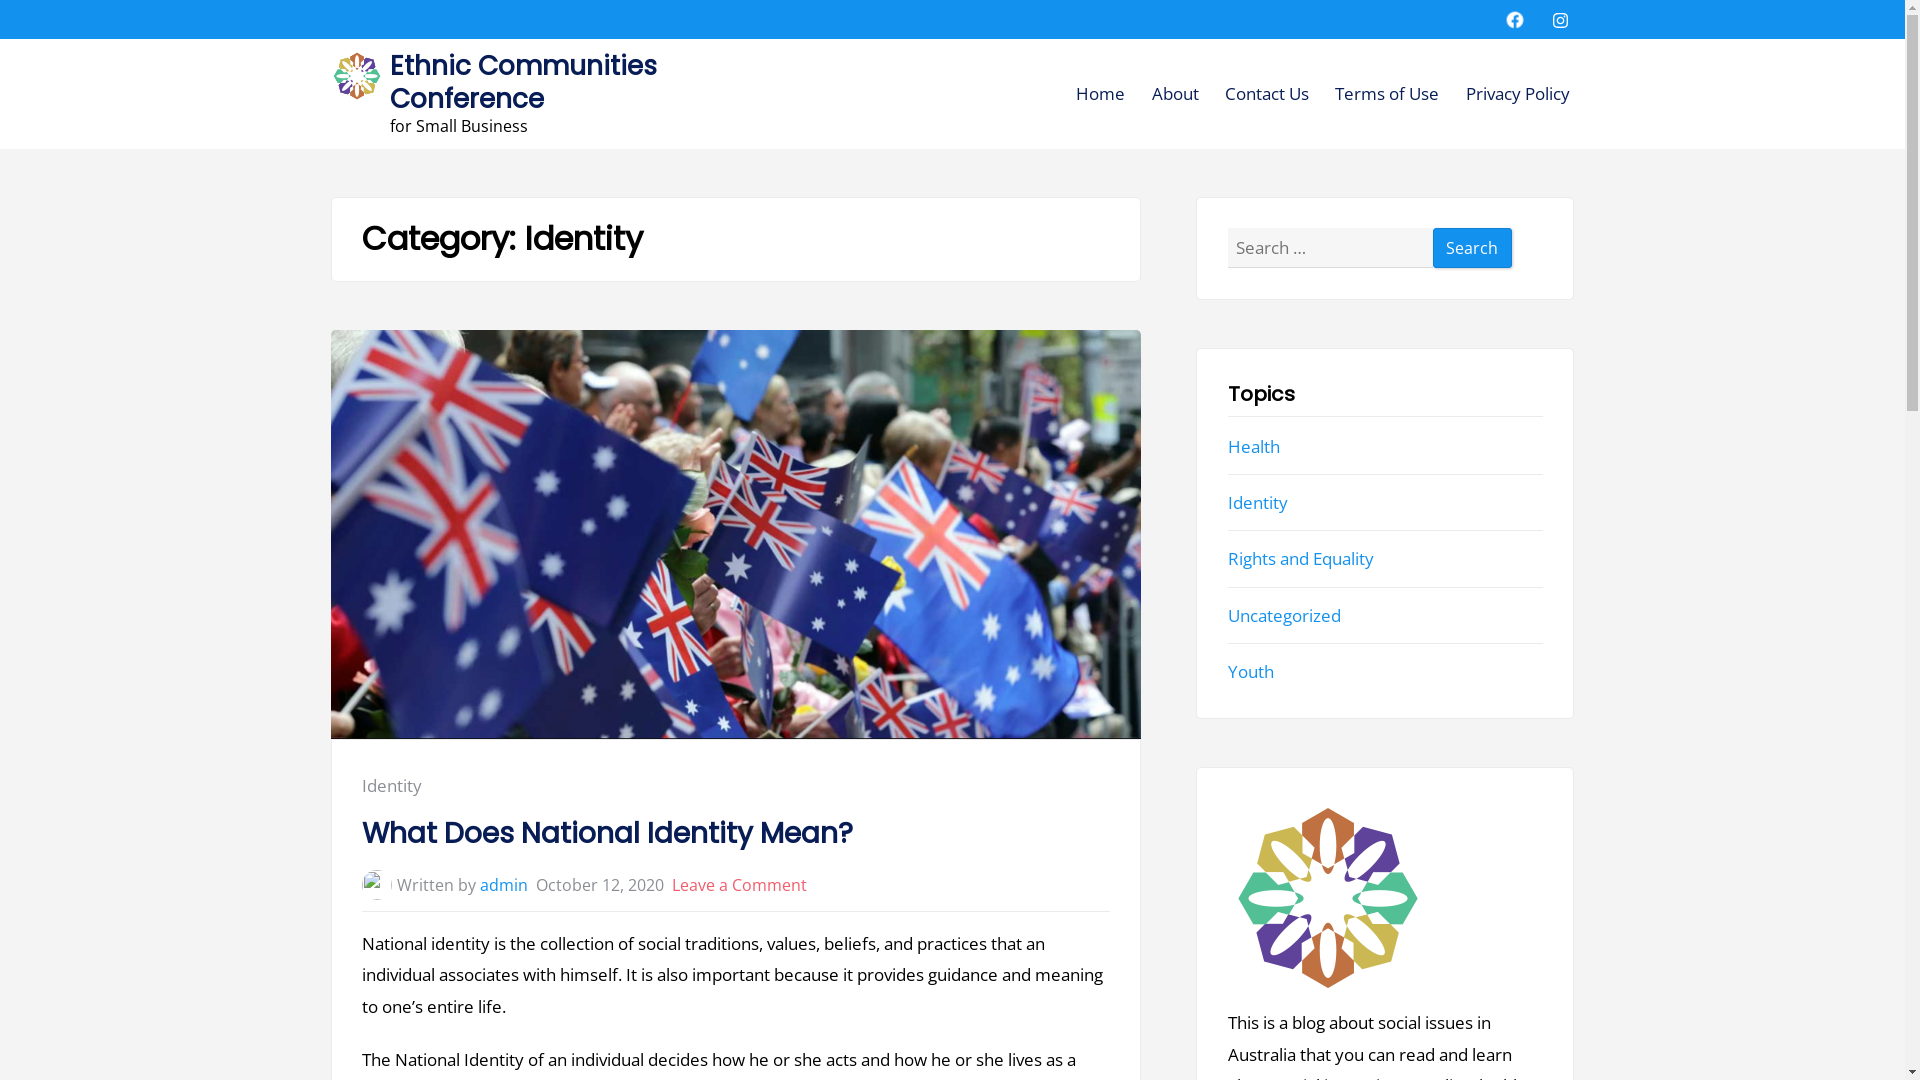  What do you see at coordinates (1473, 246) in the screenshot?
I see `'Search'` at bounding box center [1473, 246].